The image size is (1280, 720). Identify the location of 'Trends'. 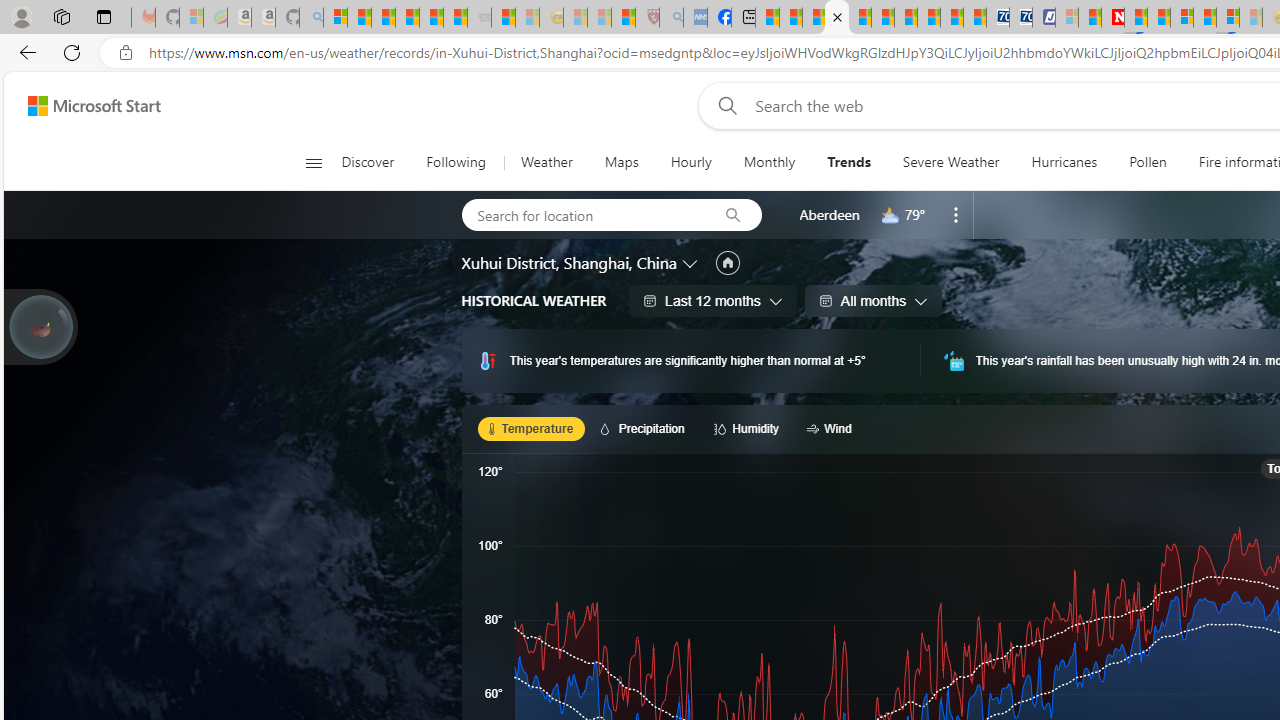
(848, 162).